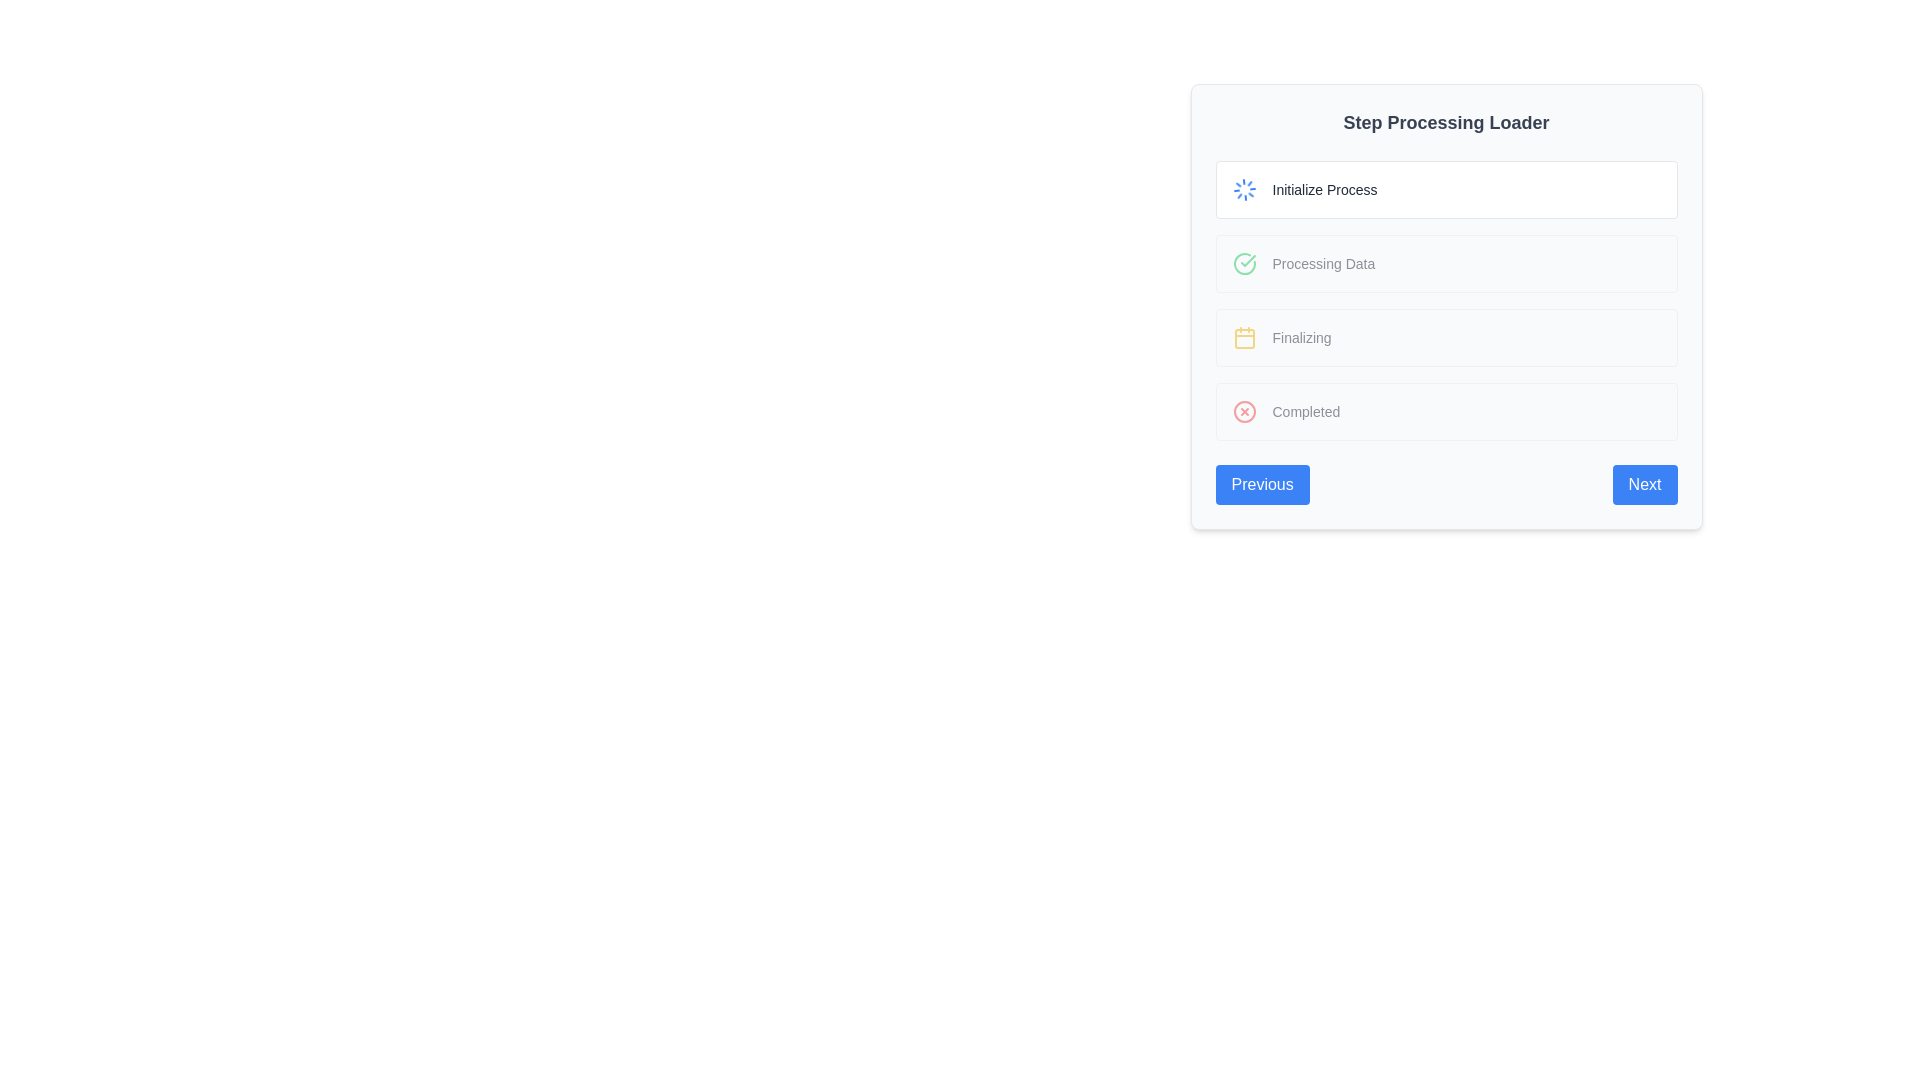 The width and height of the screenshot is (1920, 1080). I want to click on the red circular icon with a cross inside, located to the left of the 'Completed' text in the last row of the step progress list, so click(1243, 411).